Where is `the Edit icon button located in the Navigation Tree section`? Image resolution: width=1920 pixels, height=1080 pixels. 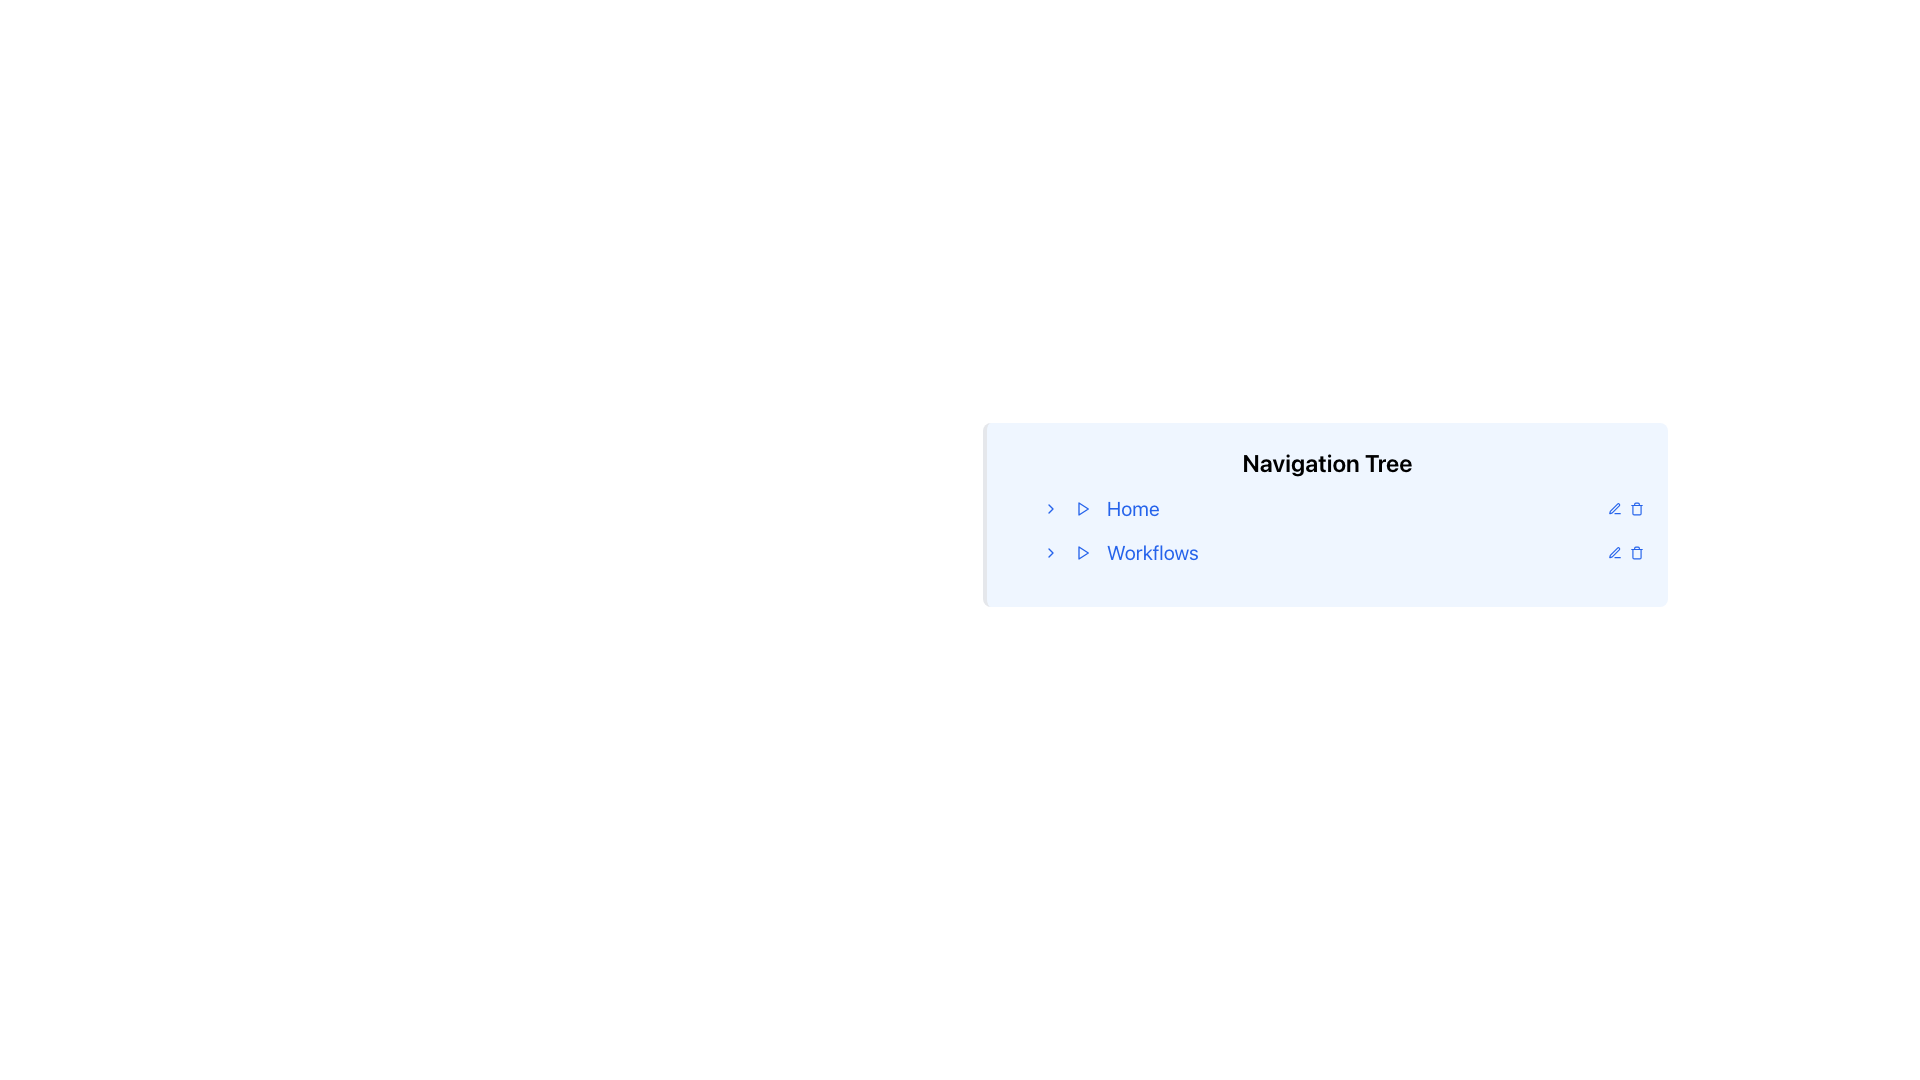 the Edit icon button located in the Navigation Tree section is located at coordinates (1614, 507).